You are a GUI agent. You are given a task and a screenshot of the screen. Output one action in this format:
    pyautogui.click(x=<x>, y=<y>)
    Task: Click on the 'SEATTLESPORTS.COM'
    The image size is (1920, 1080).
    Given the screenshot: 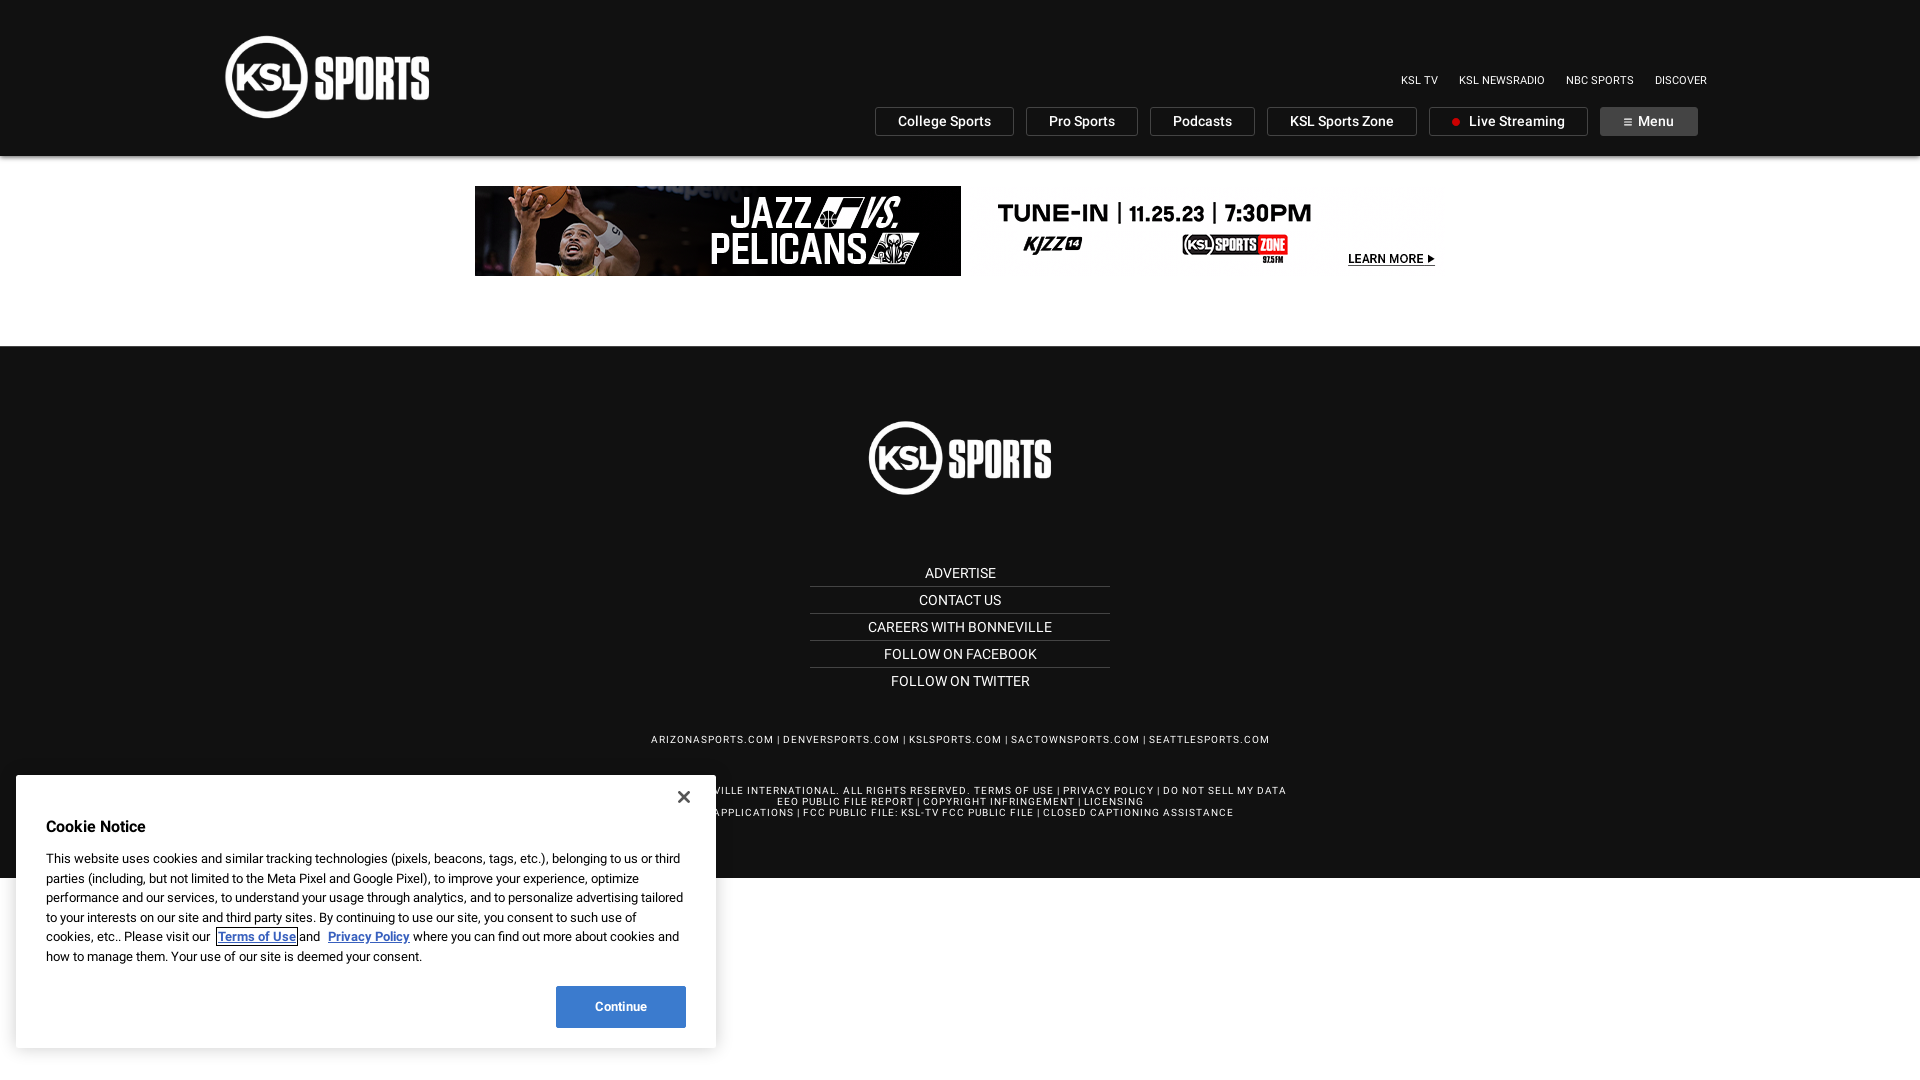 What is the action you would take?
    pyautogui.click(x=1147, y=739)
    